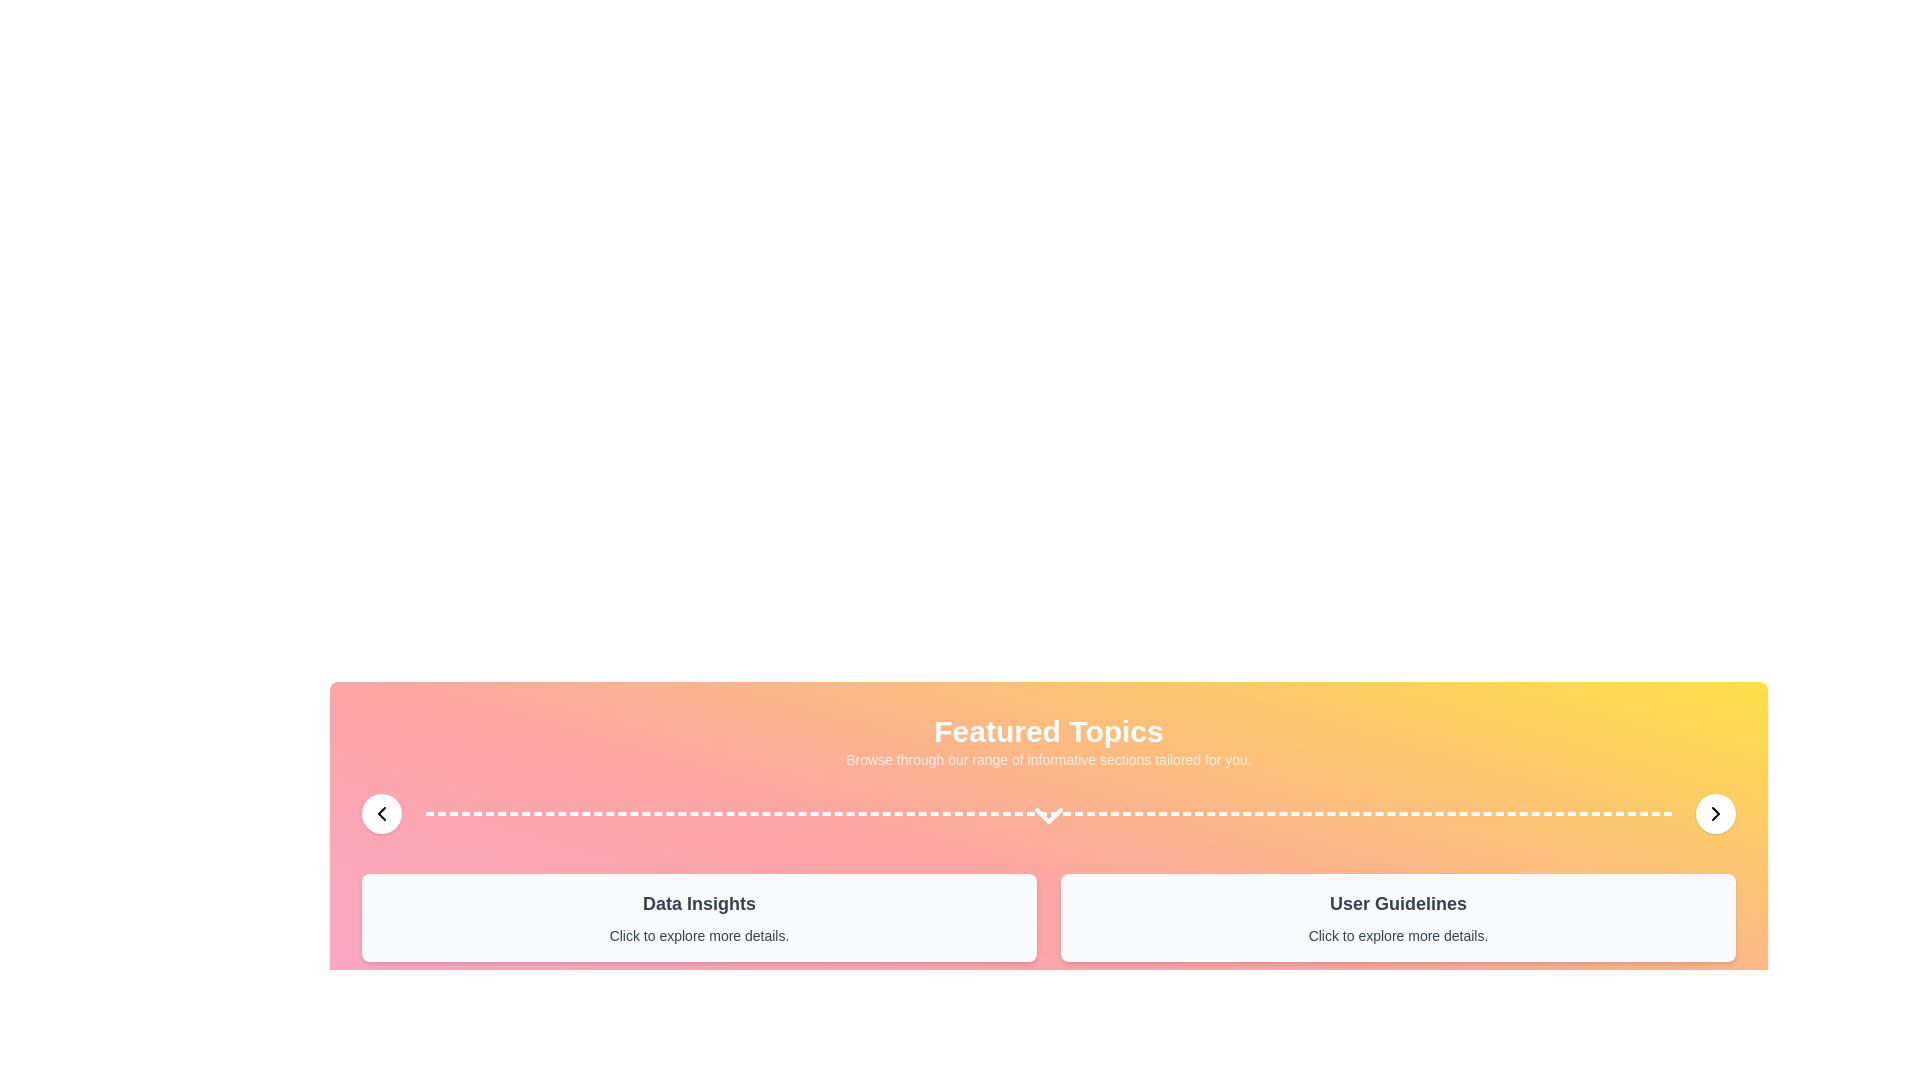 This screenshot has height=1080, width=1920. Describe the element at coordinates (699, 903) in the screenshot. I see `title text located at the top of the left card in the bottom section of the interface, above the text 'Click to explore more details.'` at that location.